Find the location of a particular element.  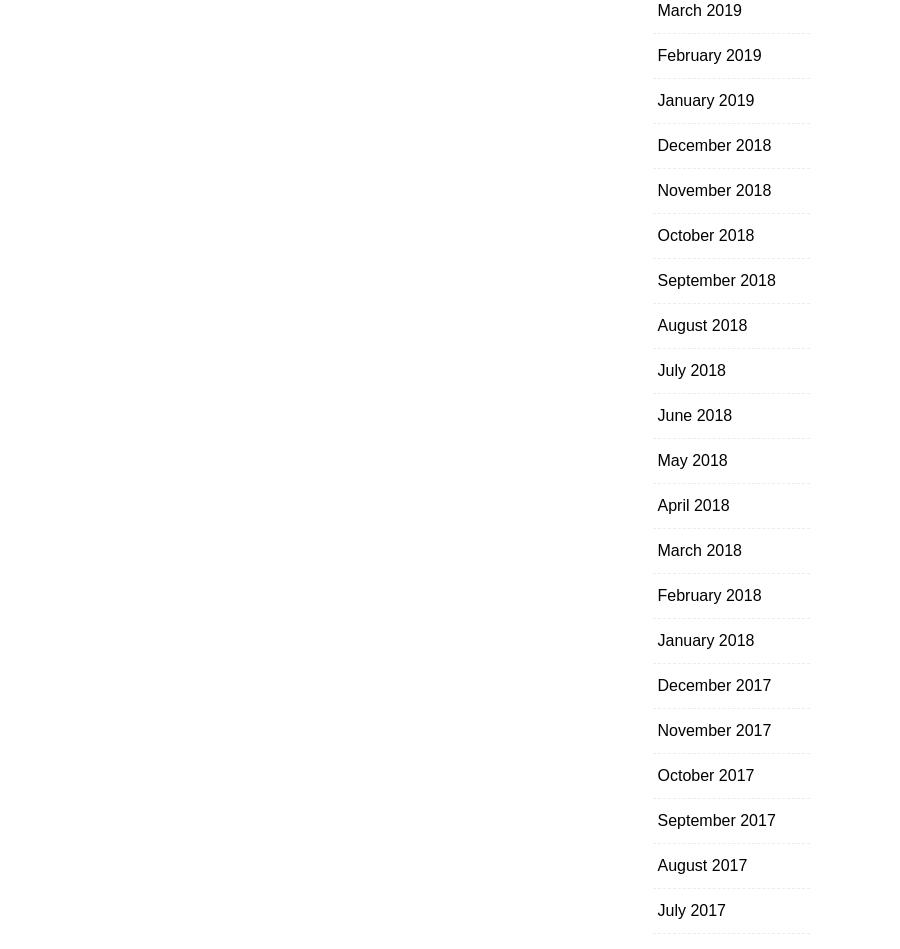

'September 2017' is located at coordinates (715, 819).